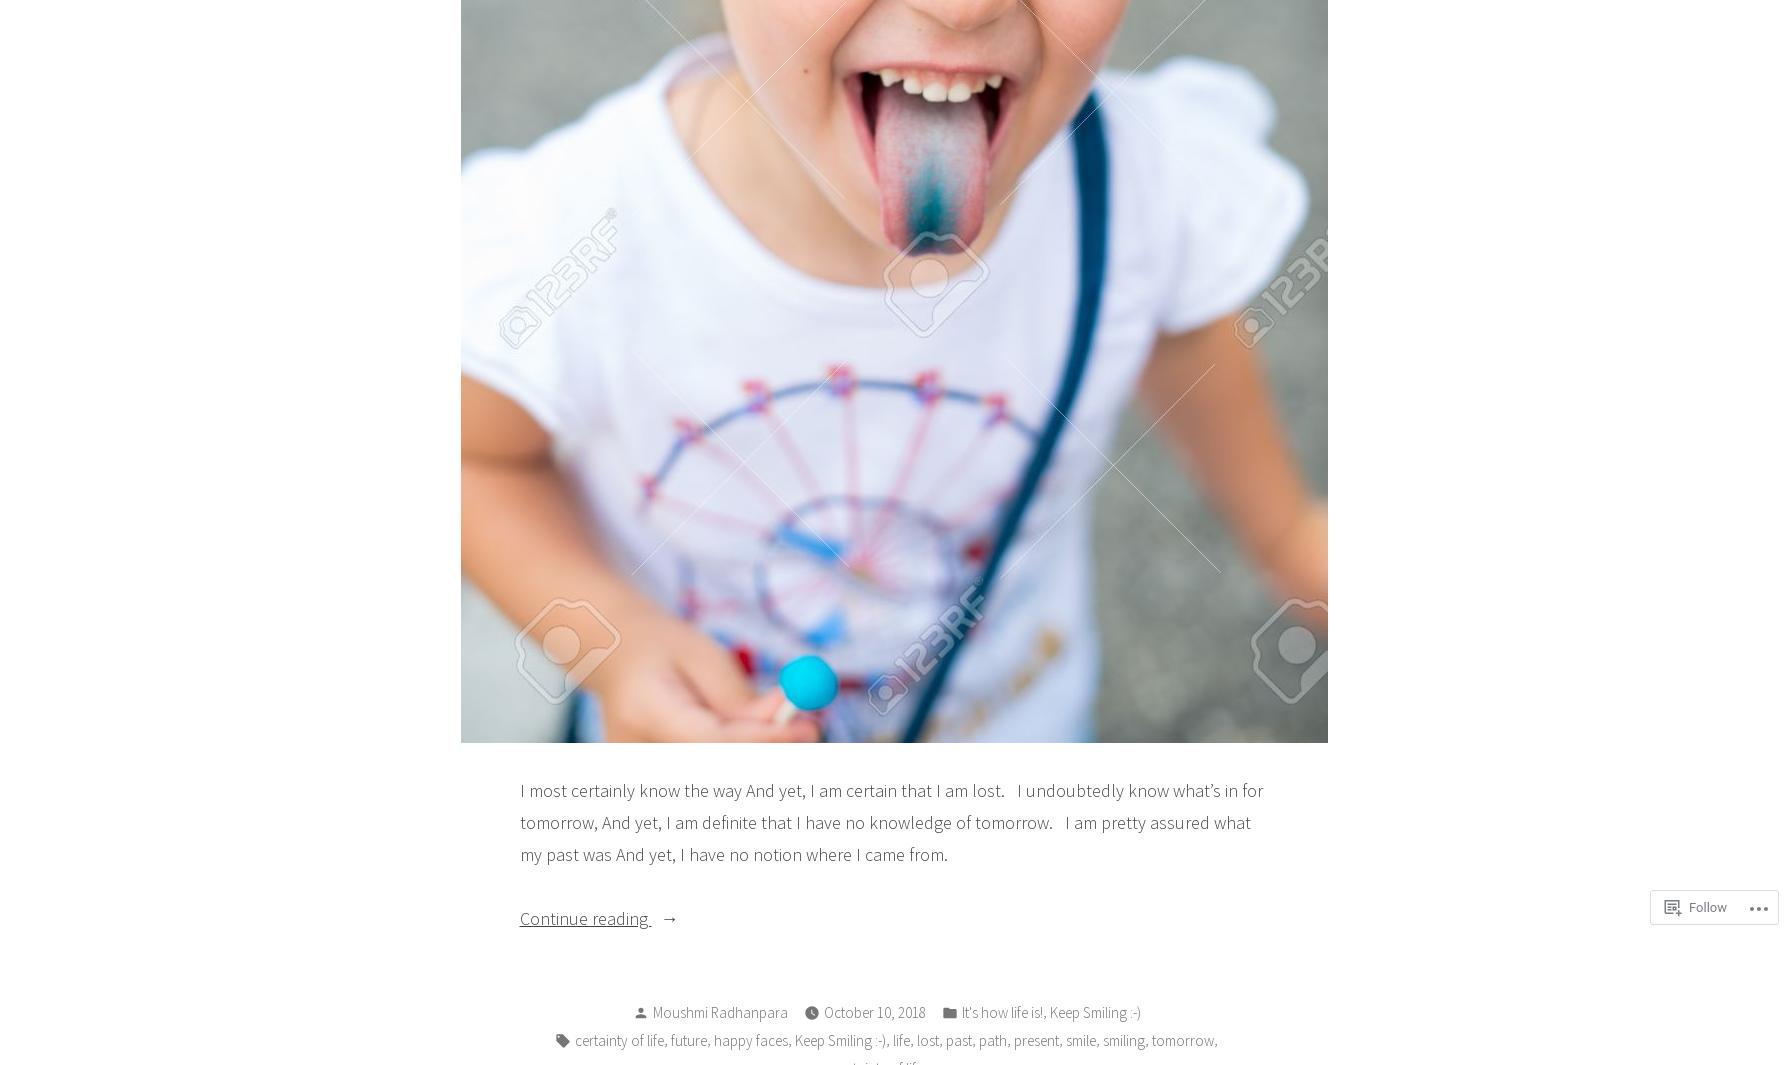  Describe the element at coordinates (1123, 1039) in the screenshot. I see `'smiling'` at that location.